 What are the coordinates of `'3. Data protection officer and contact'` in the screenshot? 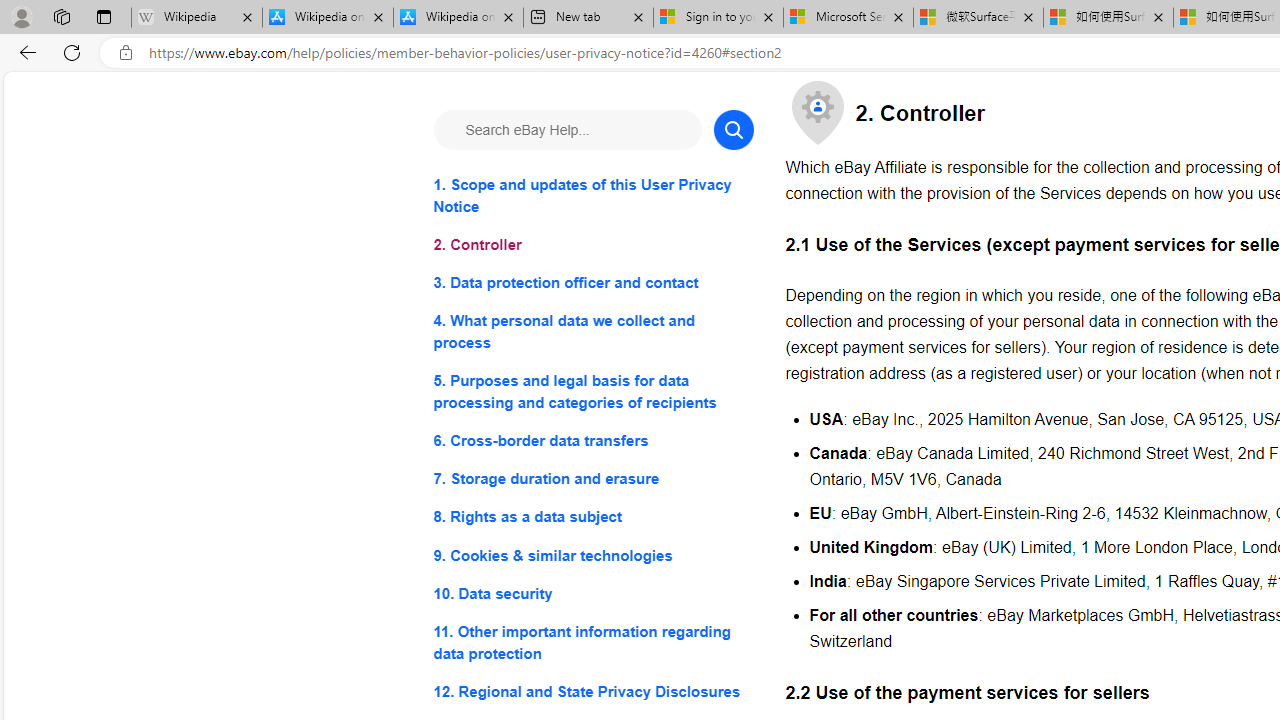 It's located at (592, 283).